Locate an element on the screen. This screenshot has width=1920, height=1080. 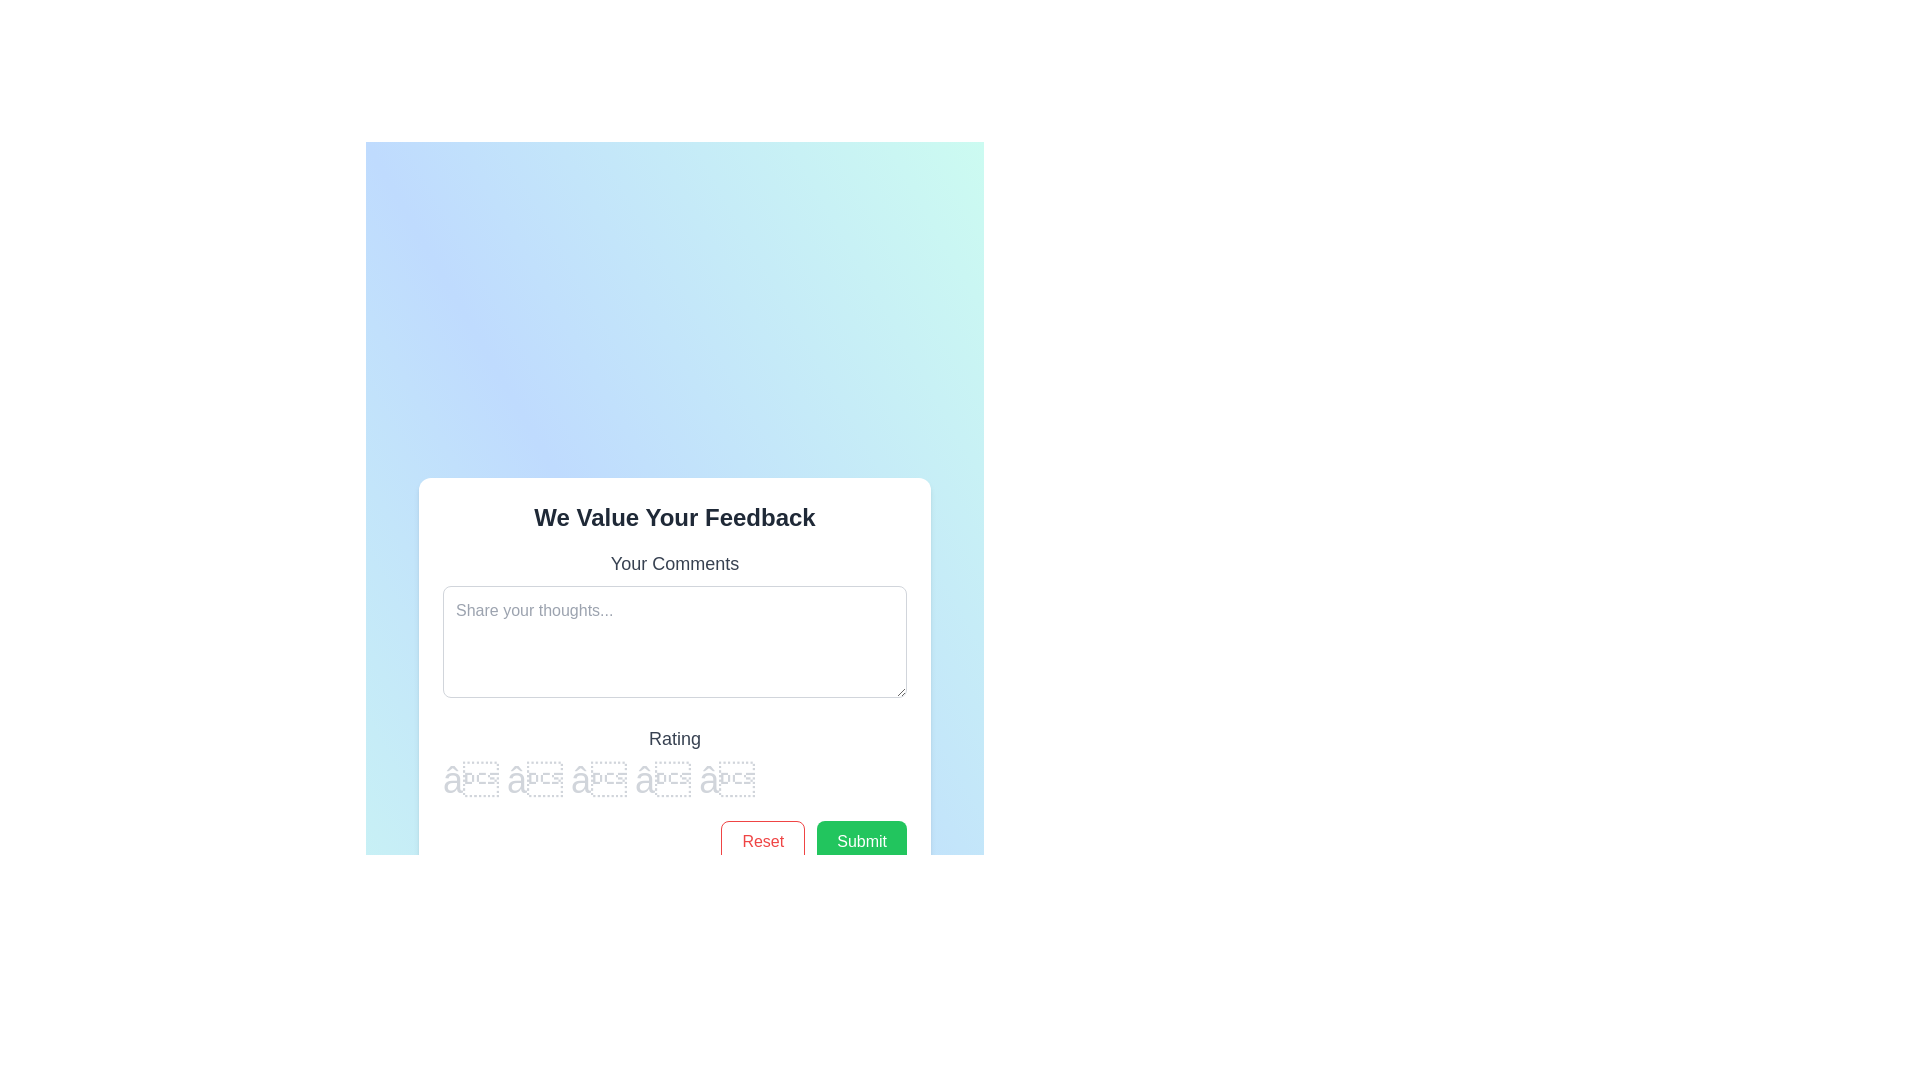
a rating in the feedback form section positioned beneath the header 'We Value Your Feedback' is located at coordinates (675, 704).